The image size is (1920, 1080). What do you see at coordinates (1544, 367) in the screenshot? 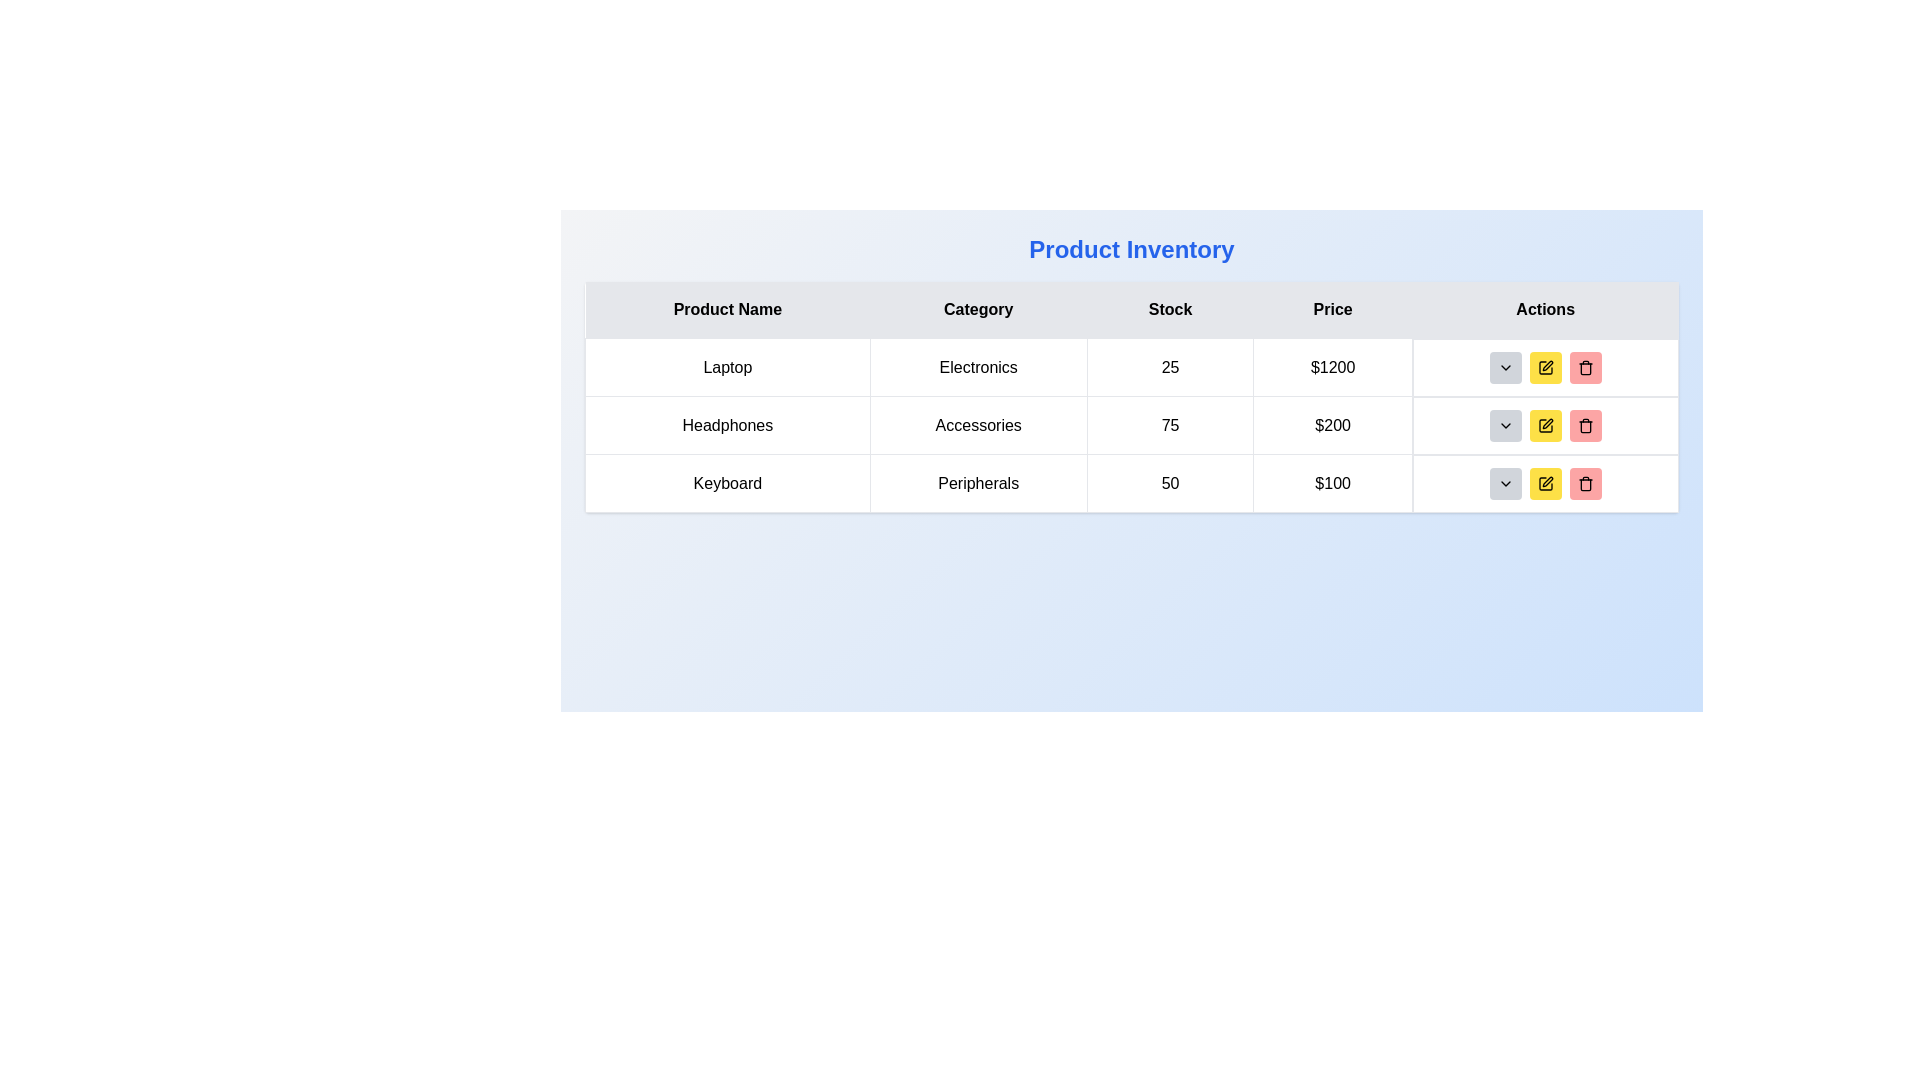
I see `the yellow button with a pencil icon located in the 'Actions' column for the product 'Laptop'` at bounding box center [1544, 367].